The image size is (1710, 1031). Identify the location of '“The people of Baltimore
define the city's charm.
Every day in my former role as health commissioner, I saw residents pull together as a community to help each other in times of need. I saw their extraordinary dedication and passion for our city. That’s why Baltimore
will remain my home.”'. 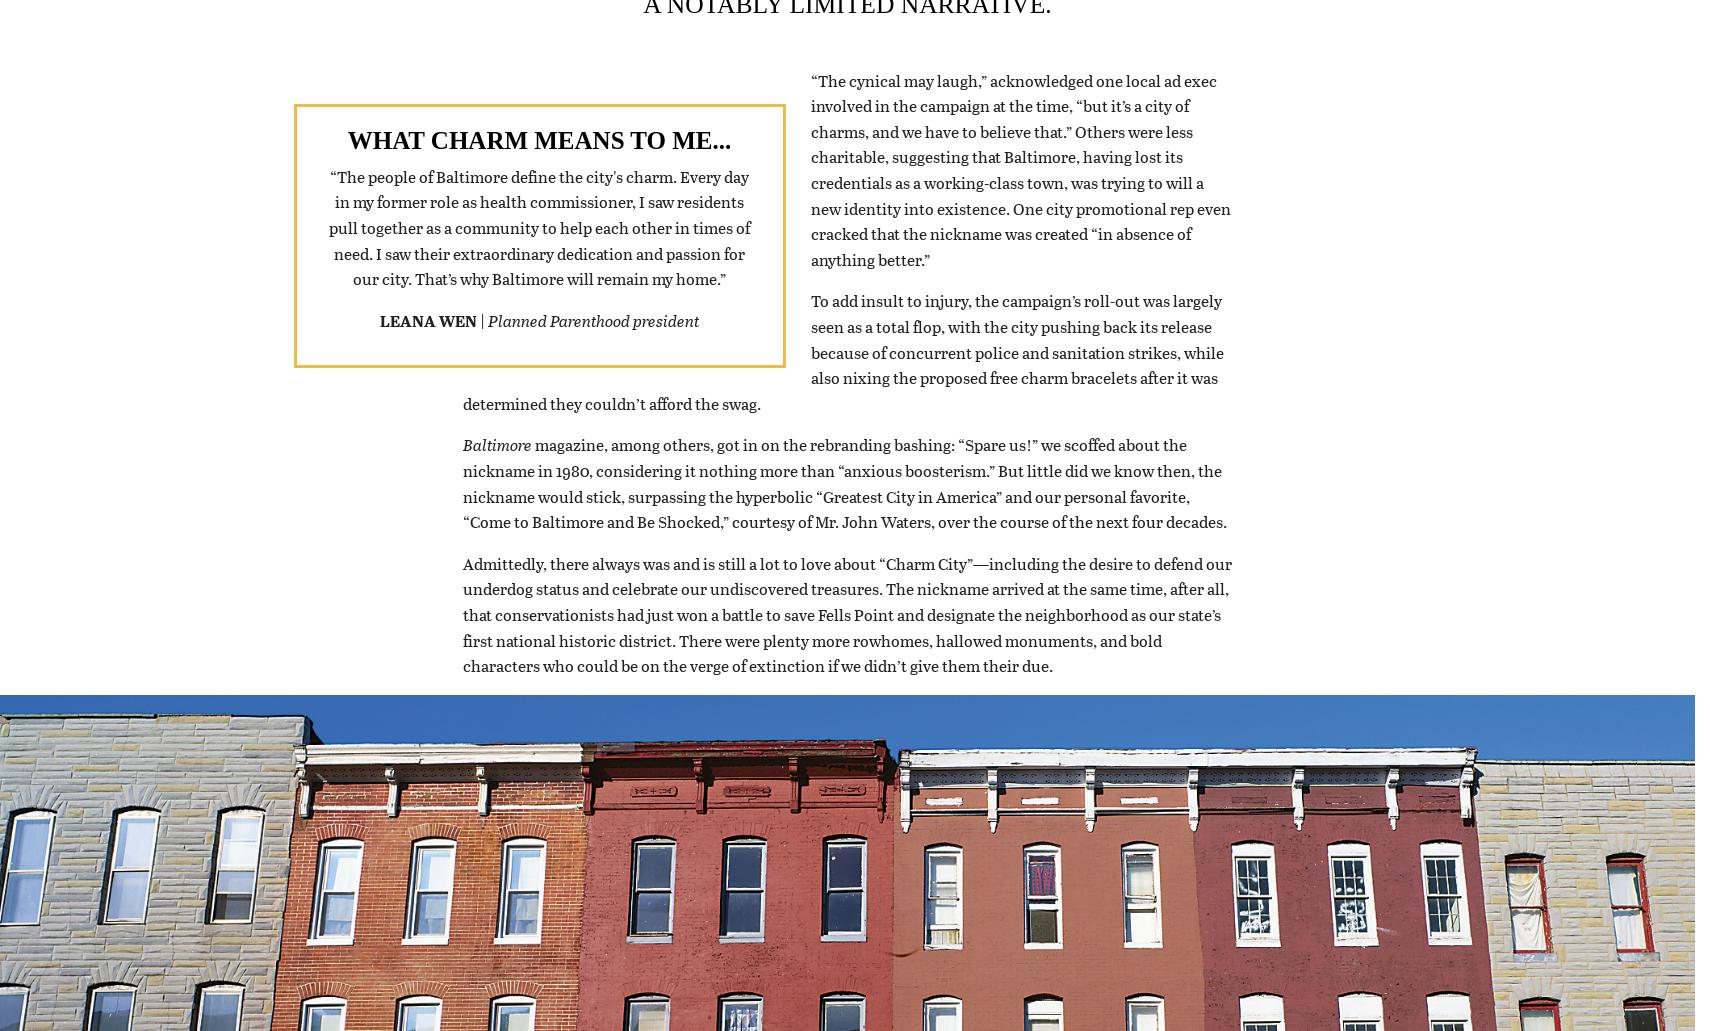
(539, 252).